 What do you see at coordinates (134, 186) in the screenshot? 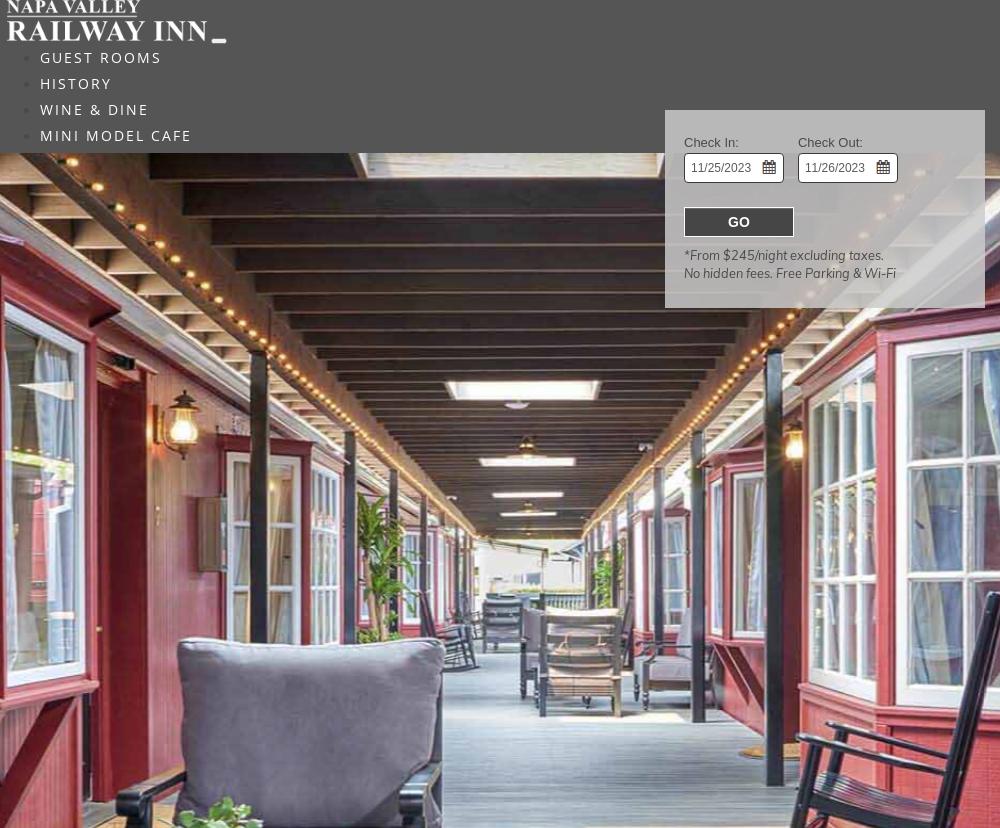
I see `'CONTACT & LOCATION'` at bounding box center [134, 186].